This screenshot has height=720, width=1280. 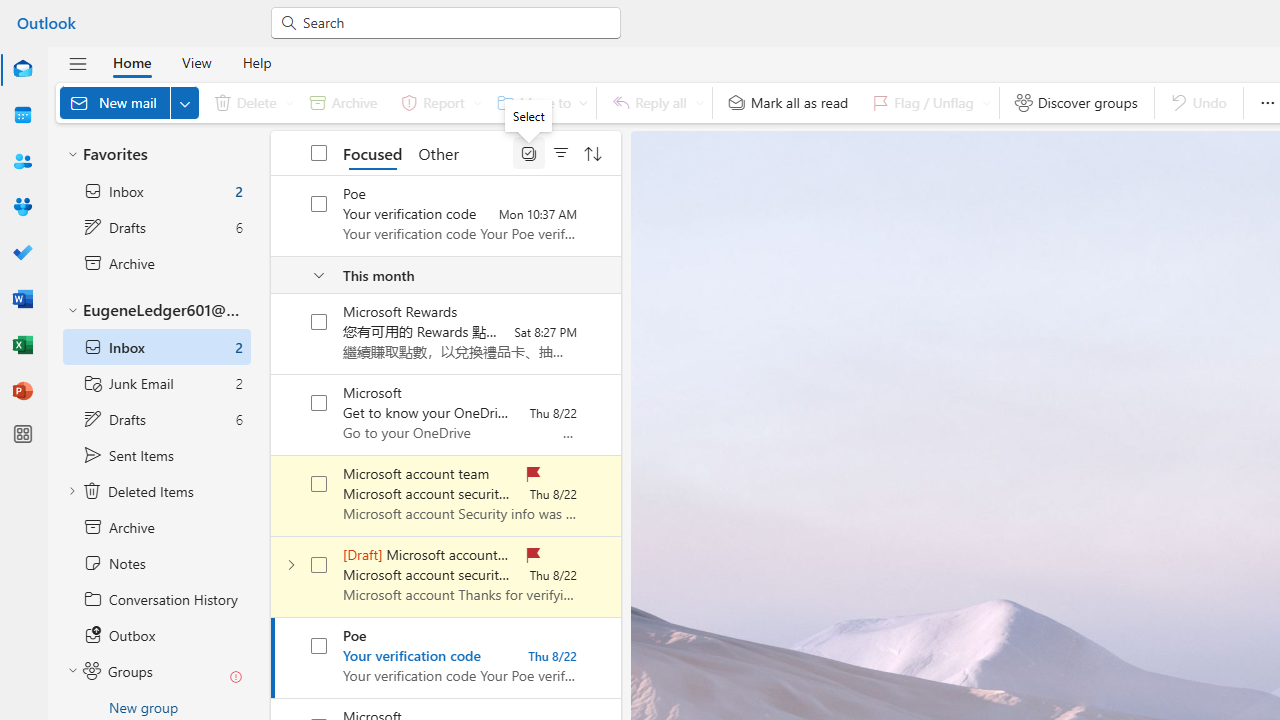 What do you see at coordinates (23, 252) in the screenshot?
I see `'To Do'` at bounding box center [23, 252].